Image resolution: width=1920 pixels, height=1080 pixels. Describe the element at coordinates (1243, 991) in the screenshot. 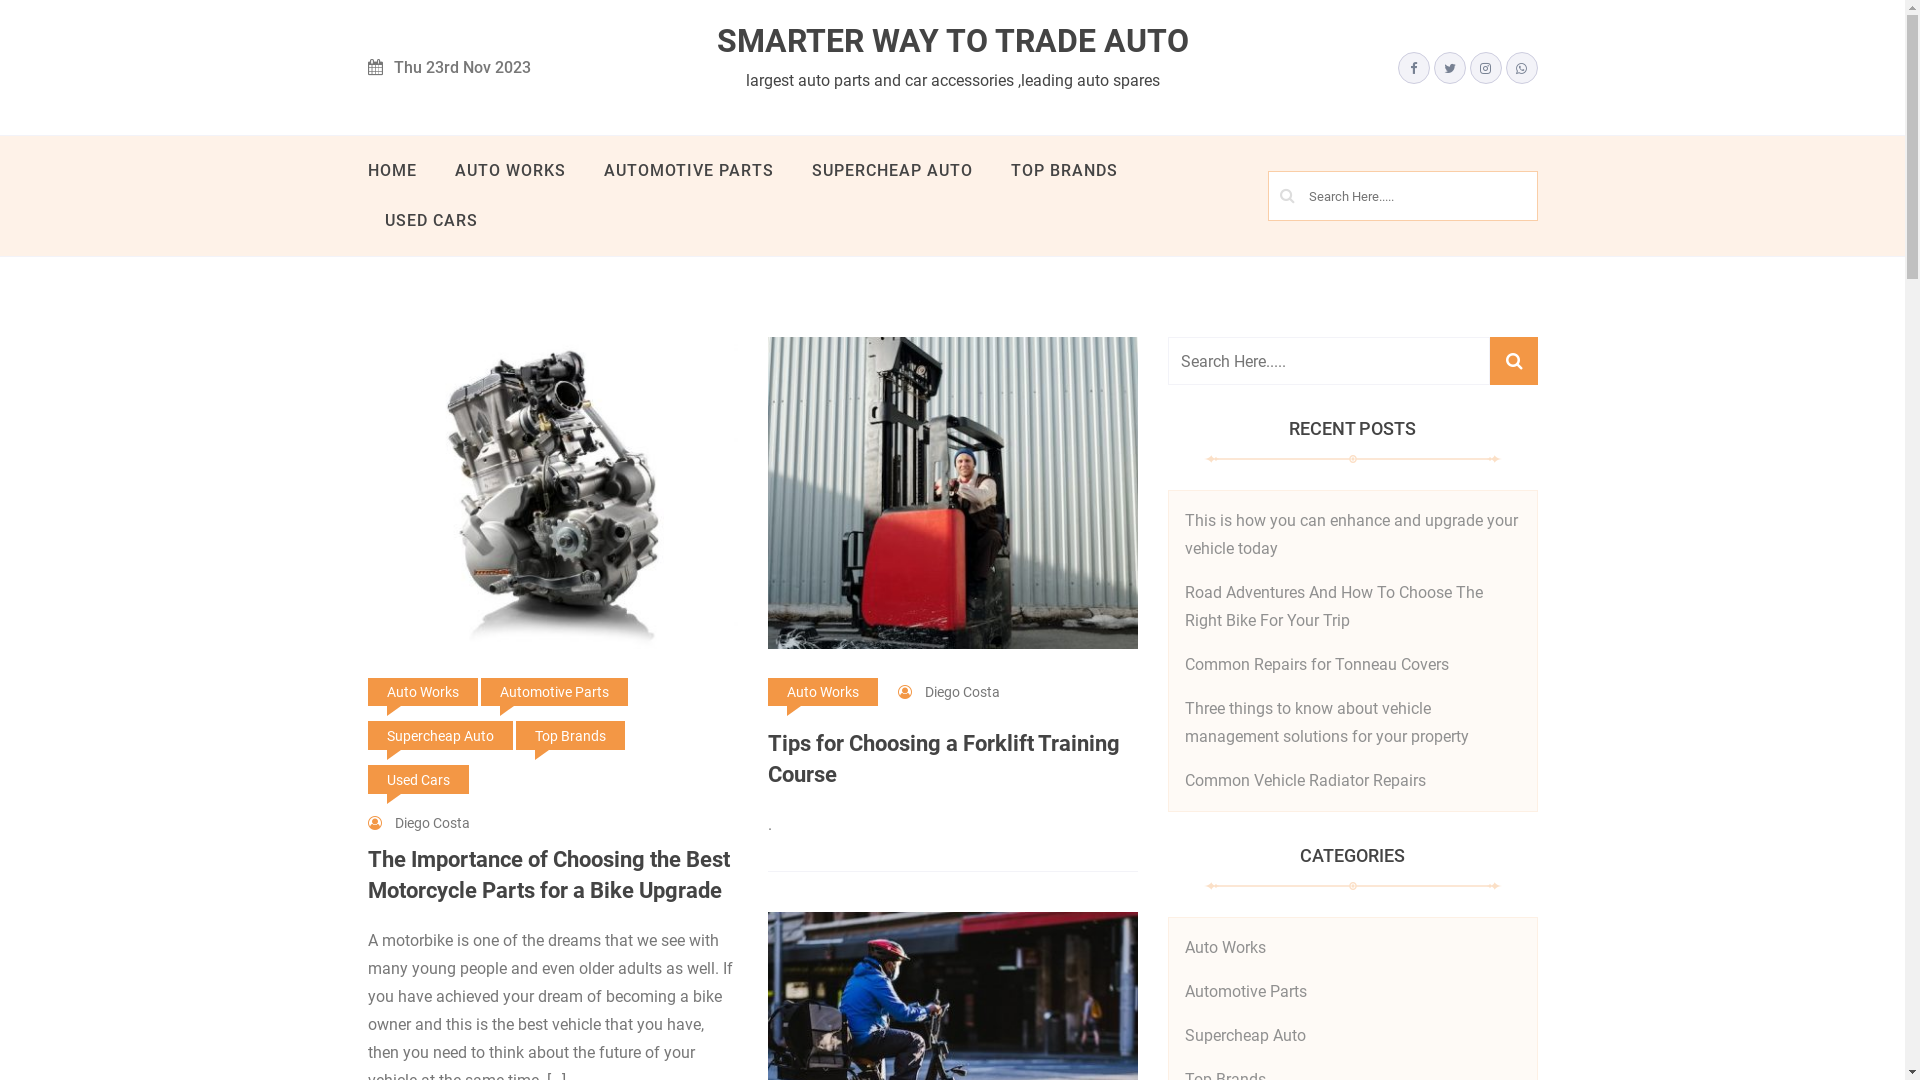

I see `'Automotive Parts'` at that location.